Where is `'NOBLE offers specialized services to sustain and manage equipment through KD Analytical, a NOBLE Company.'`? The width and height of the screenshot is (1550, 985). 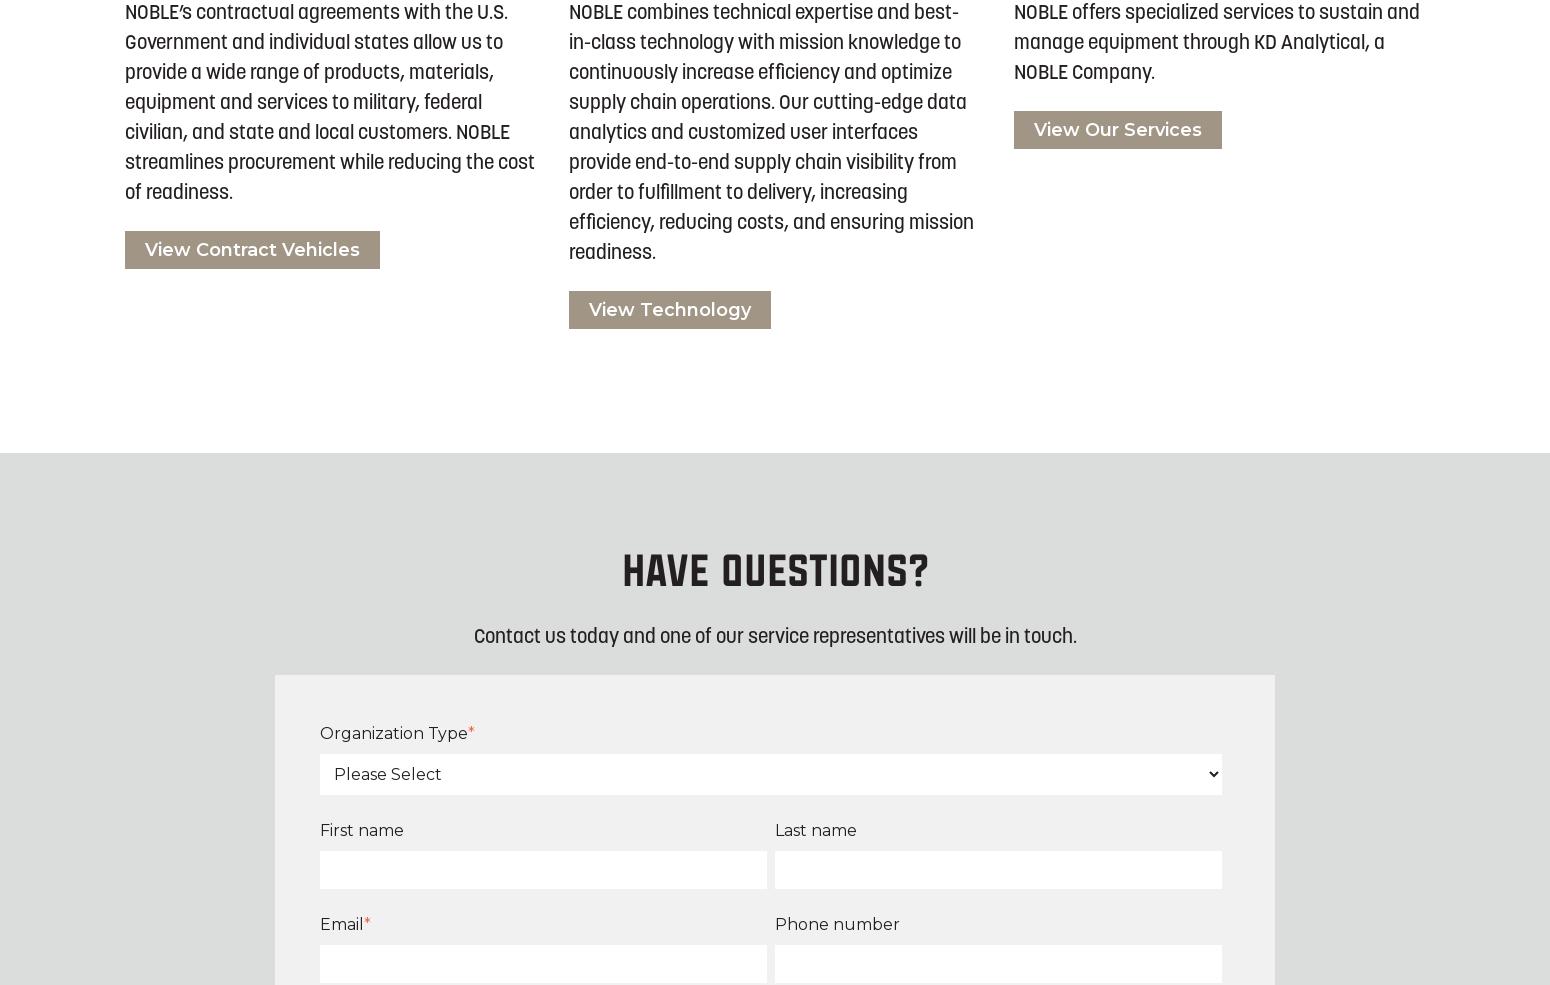
'NOBLE offers specialized services to sustain and manage equipment through KD Analytical, a NOBLE Company.' is located at coordinates (1215, 42).